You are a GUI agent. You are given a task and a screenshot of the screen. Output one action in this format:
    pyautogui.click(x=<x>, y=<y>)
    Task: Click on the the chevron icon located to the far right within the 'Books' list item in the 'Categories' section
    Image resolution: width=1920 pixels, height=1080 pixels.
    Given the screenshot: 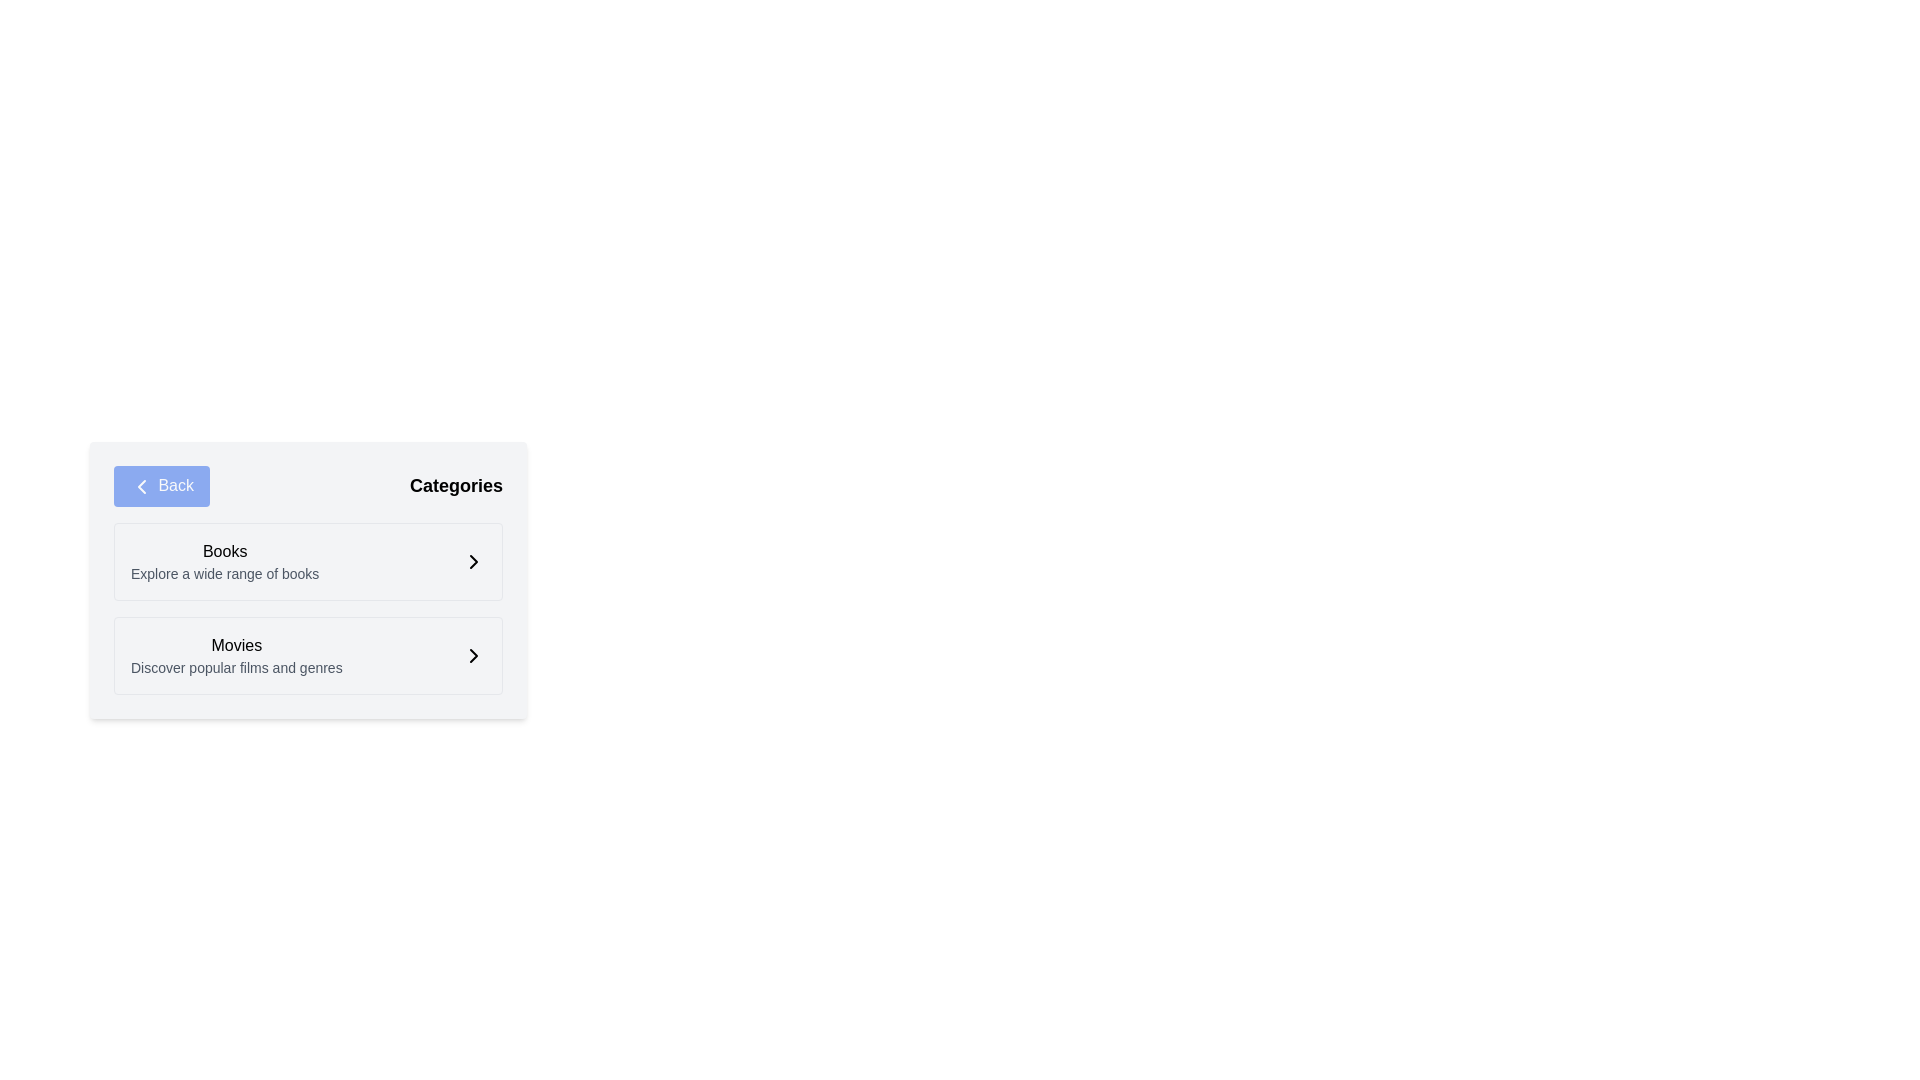 What is the action you would take?
    pyautogui.click(x=473, y=560)
    